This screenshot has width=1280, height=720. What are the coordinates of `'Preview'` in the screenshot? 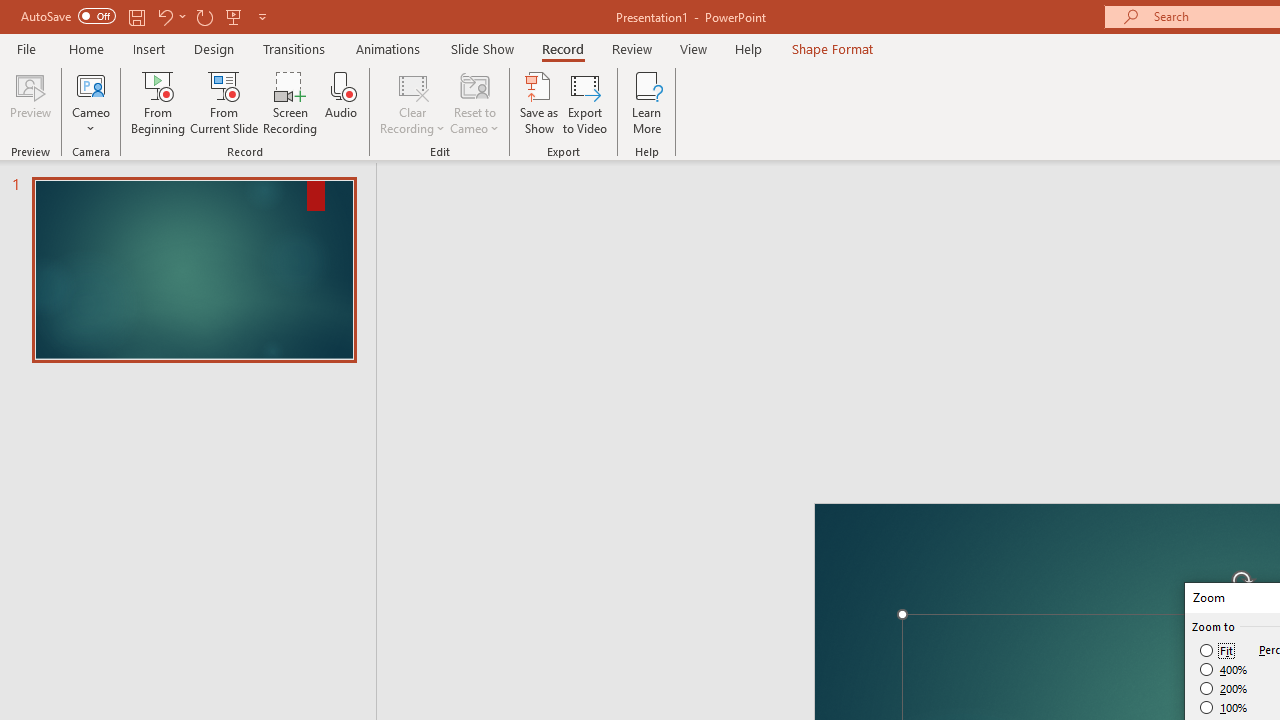 It's located at (30, 103).